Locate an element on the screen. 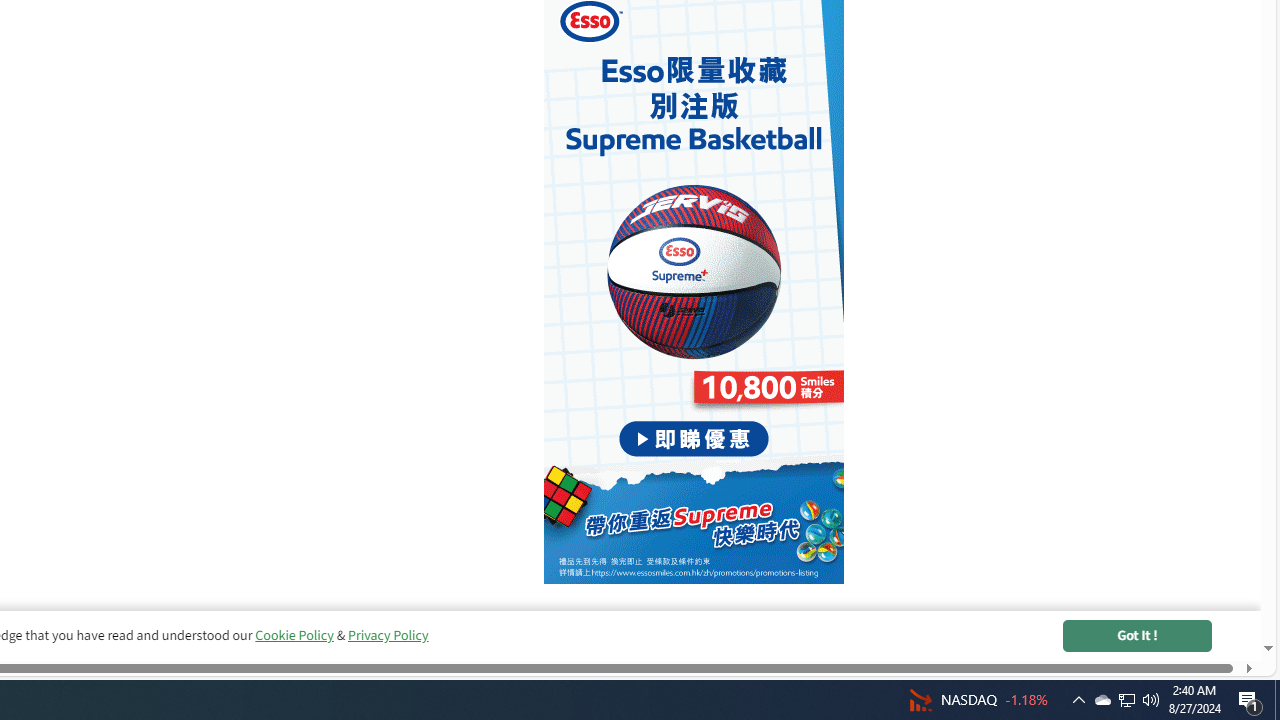 This screenshot has width=1280, height=720. 'Cookie Policy' is located at coordinates (293, 635).